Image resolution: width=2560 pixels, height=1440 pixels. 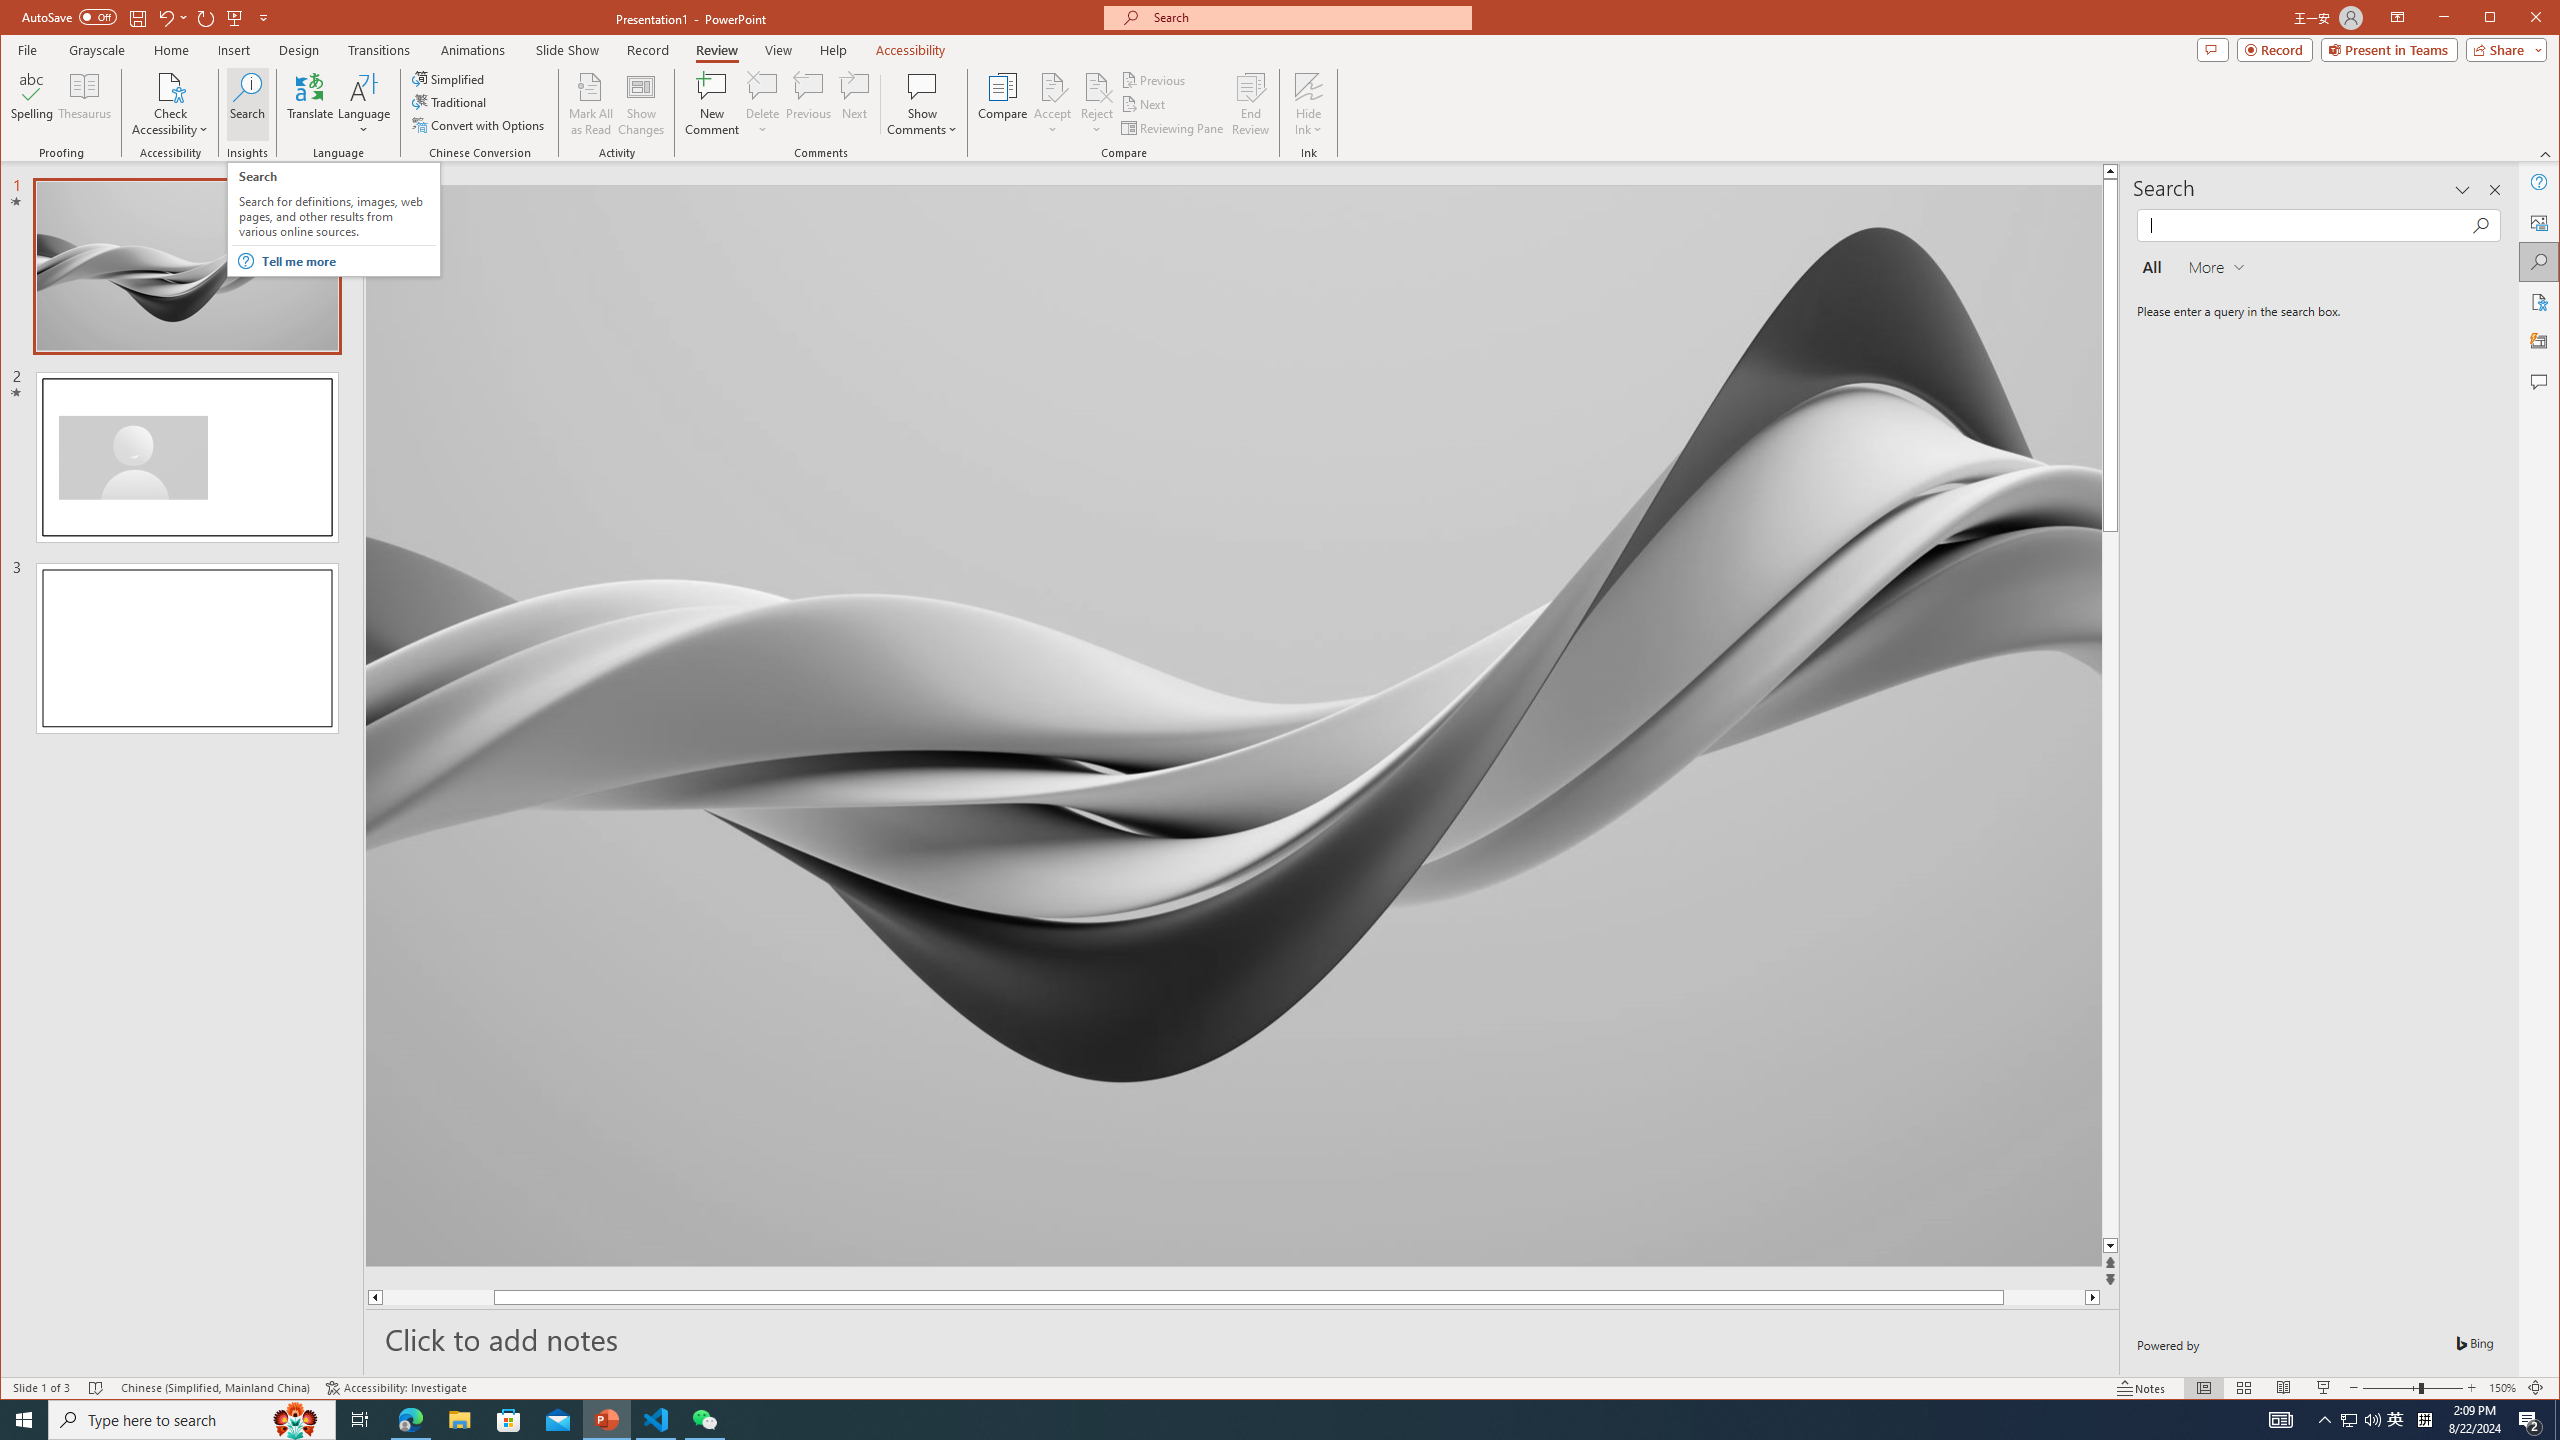 What do you see at coordinates (85, 103) in the screenshot?
I see `'Thesaurus...'` at bounding box center [85, 103].